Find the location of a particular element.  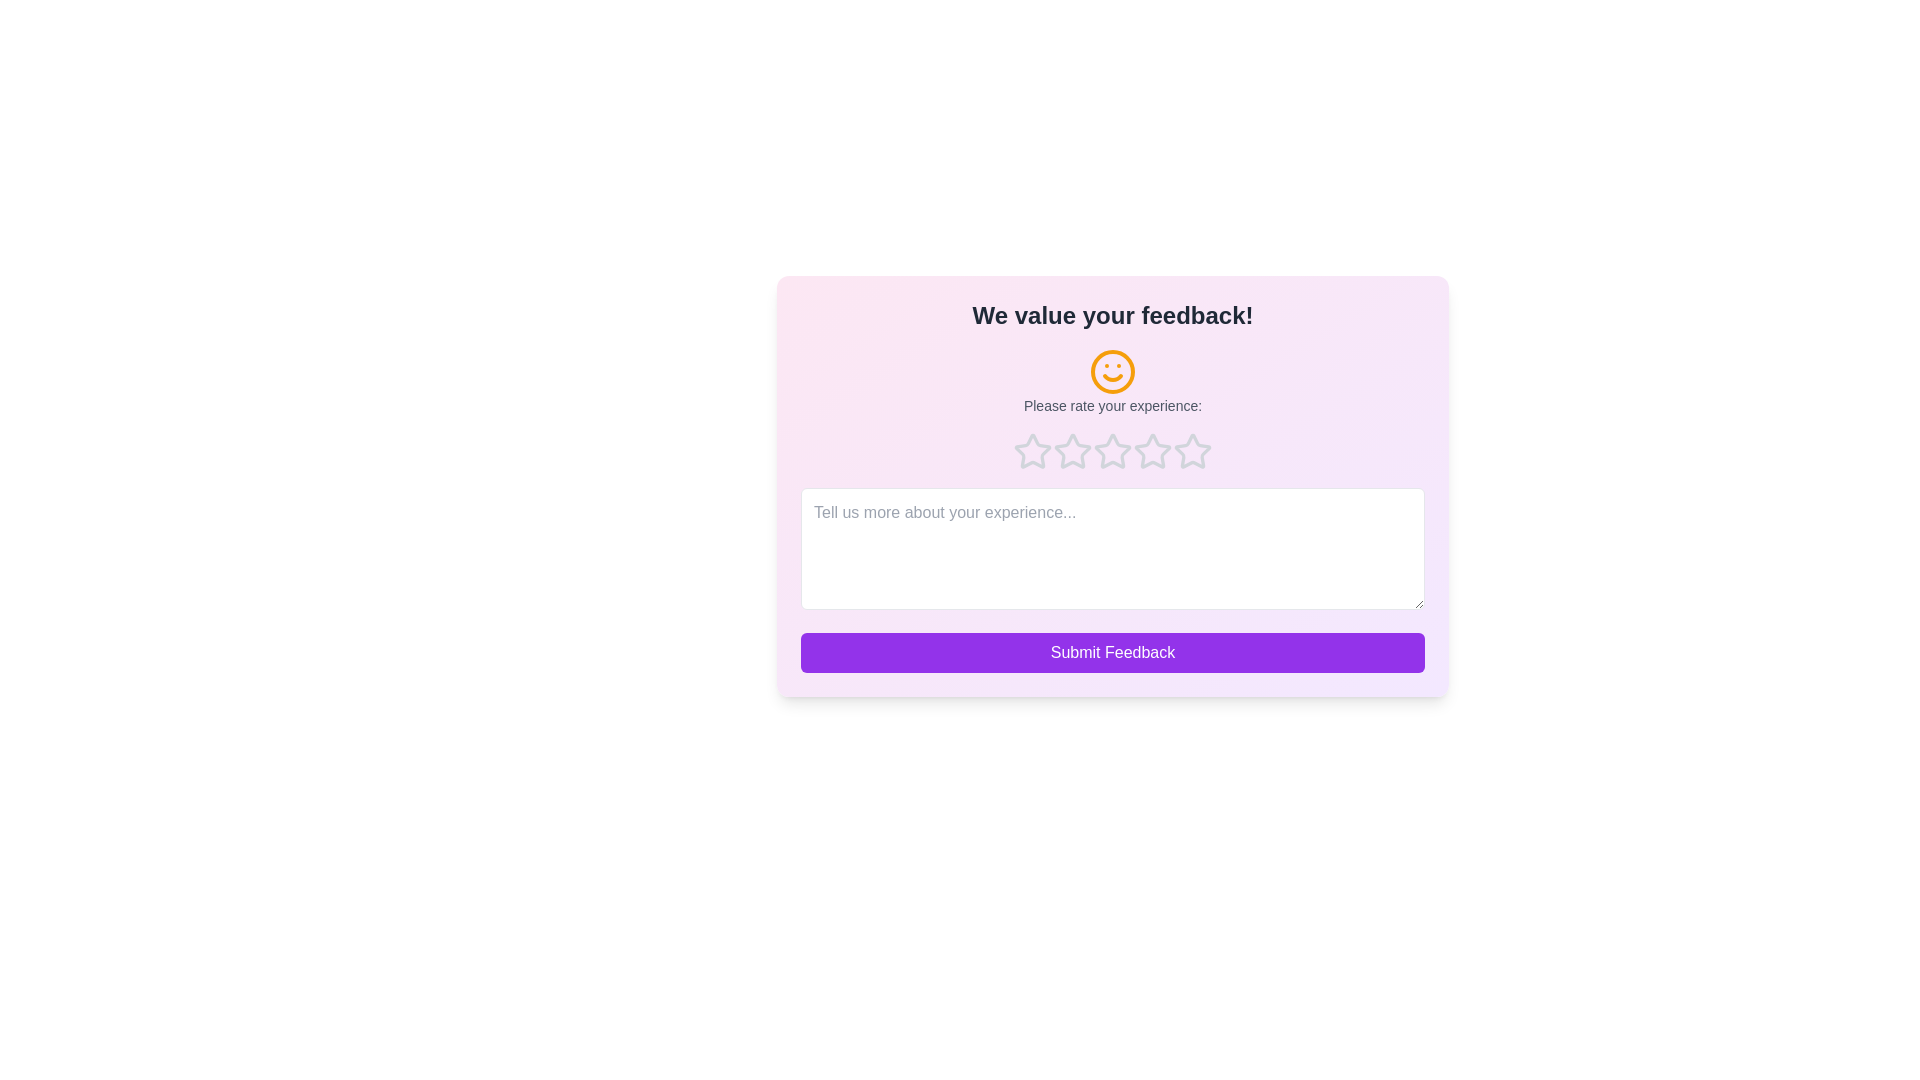

the first gray star icon in the rating interface is located at coordinates (1032, 451).